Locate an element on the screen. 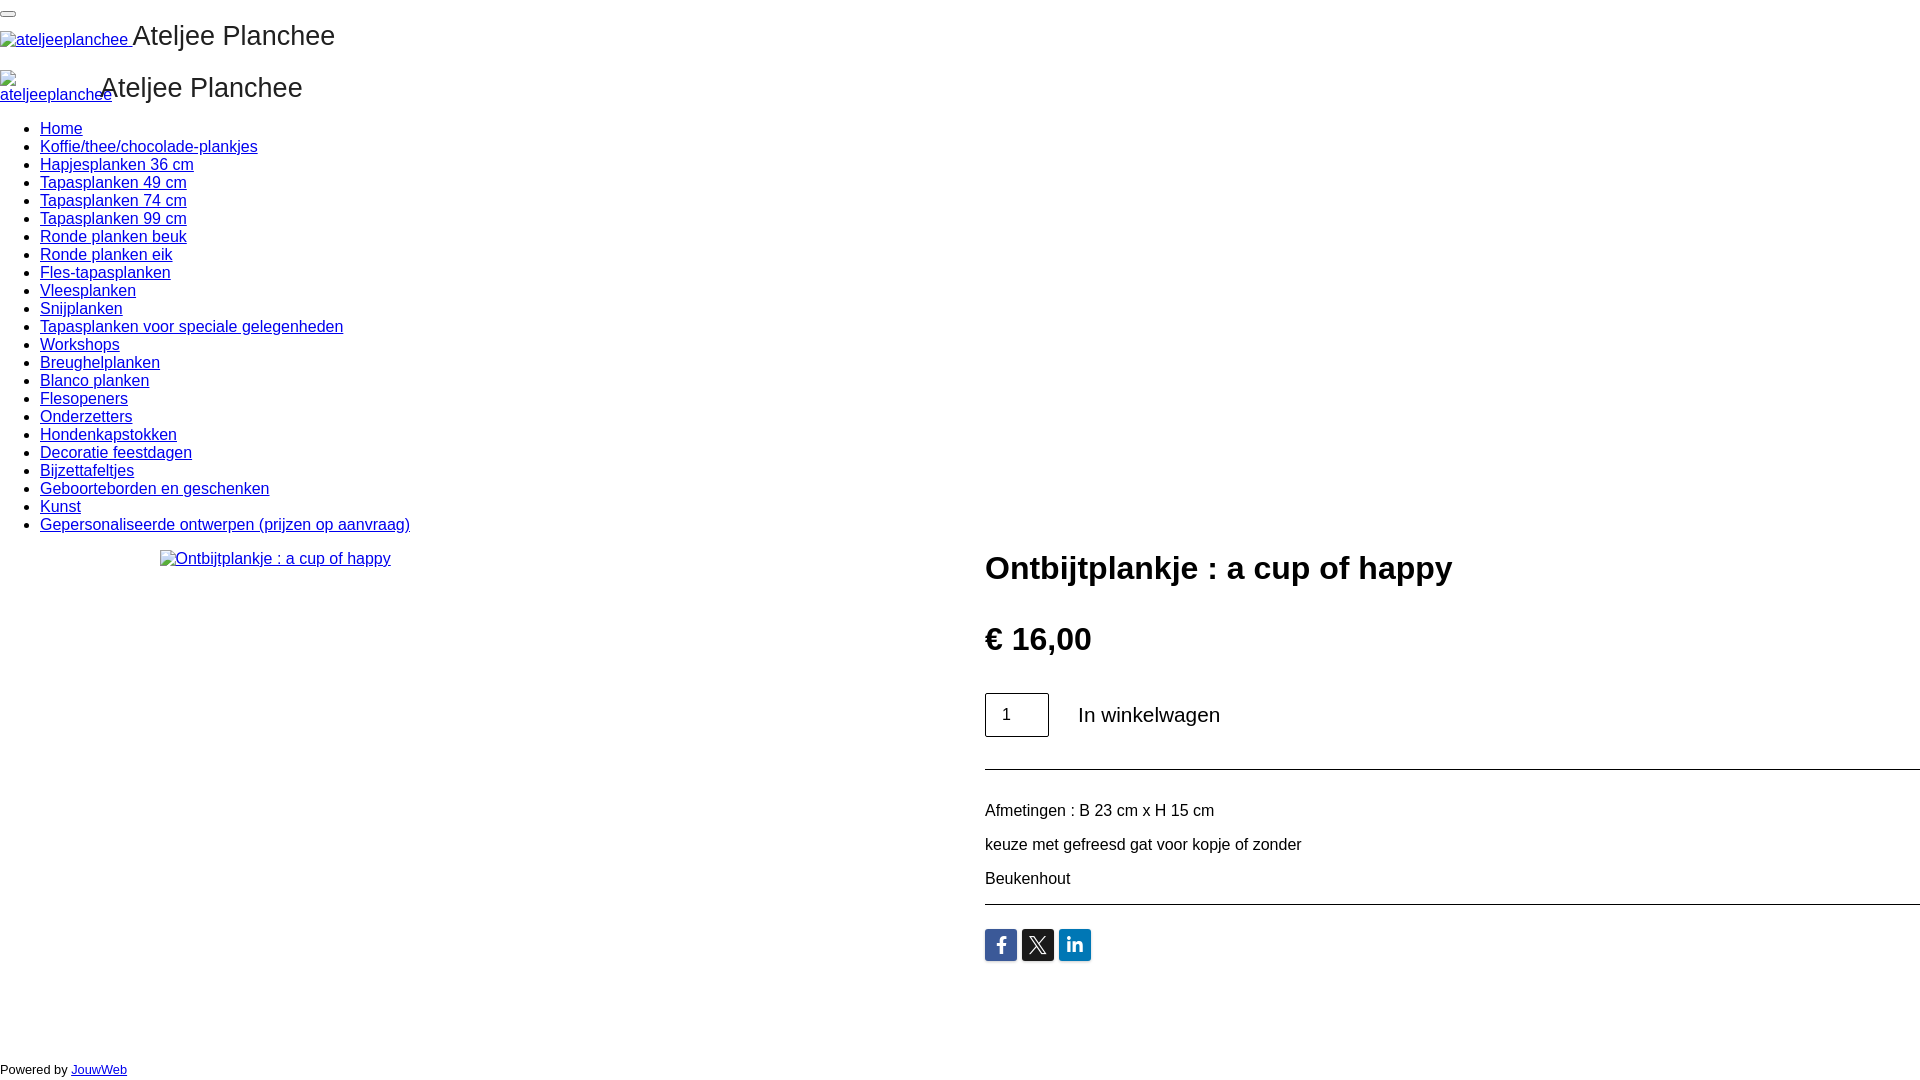  'Vleesplanken' is located at coordinates (39, 290).